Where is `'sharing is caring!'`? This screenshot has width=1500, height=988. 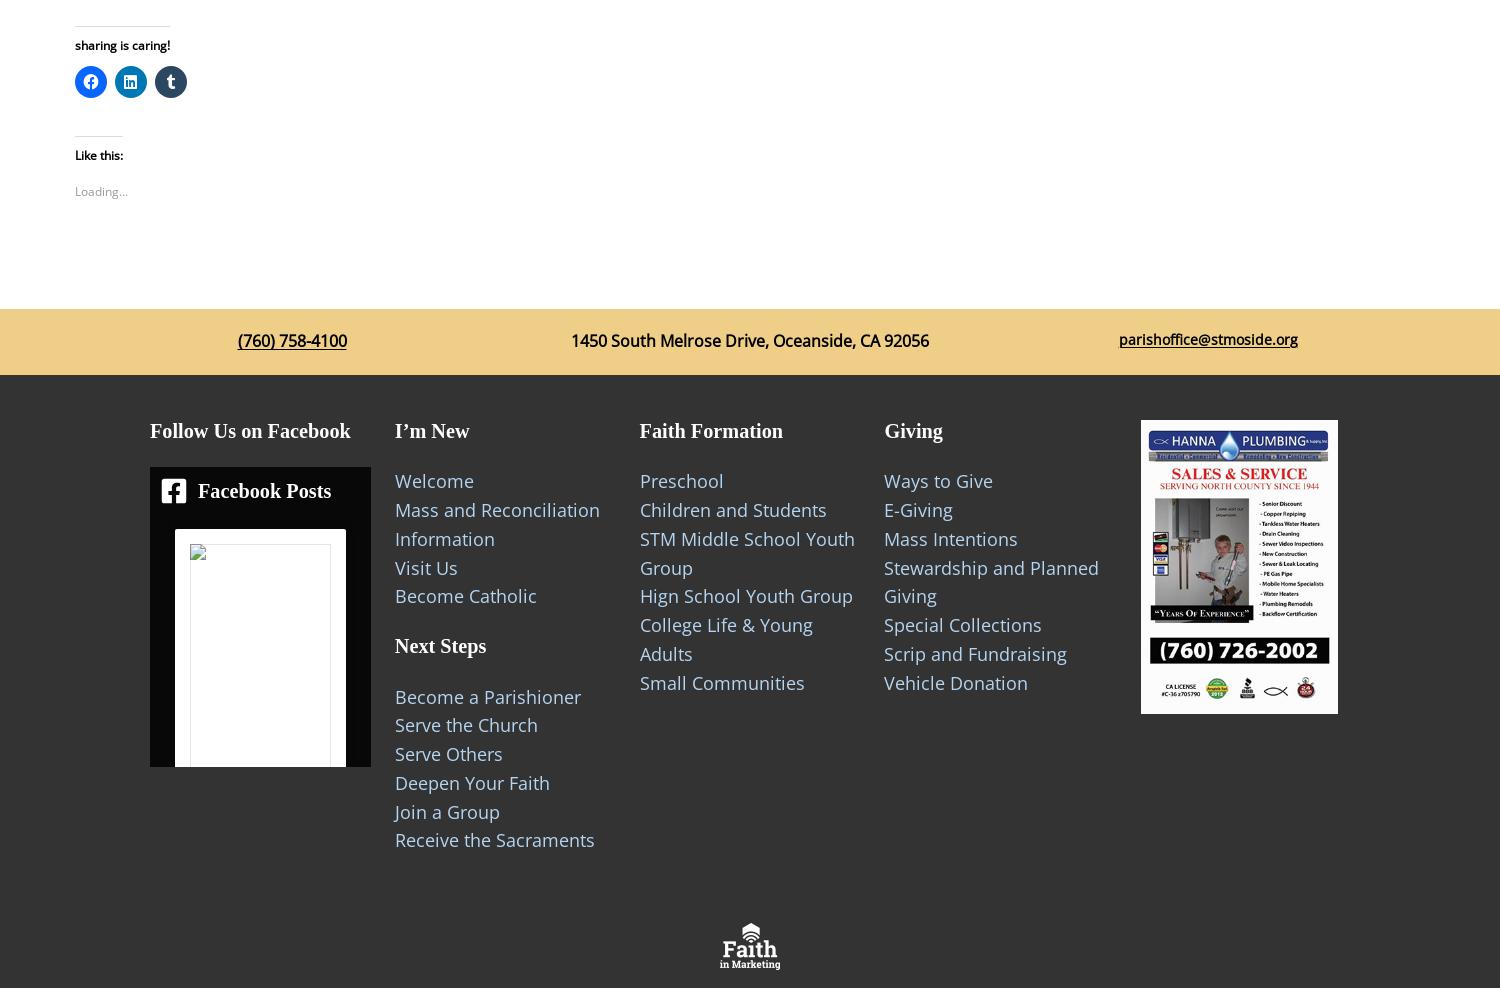 'sharing is caring!' is located at coordinates (121, 43).